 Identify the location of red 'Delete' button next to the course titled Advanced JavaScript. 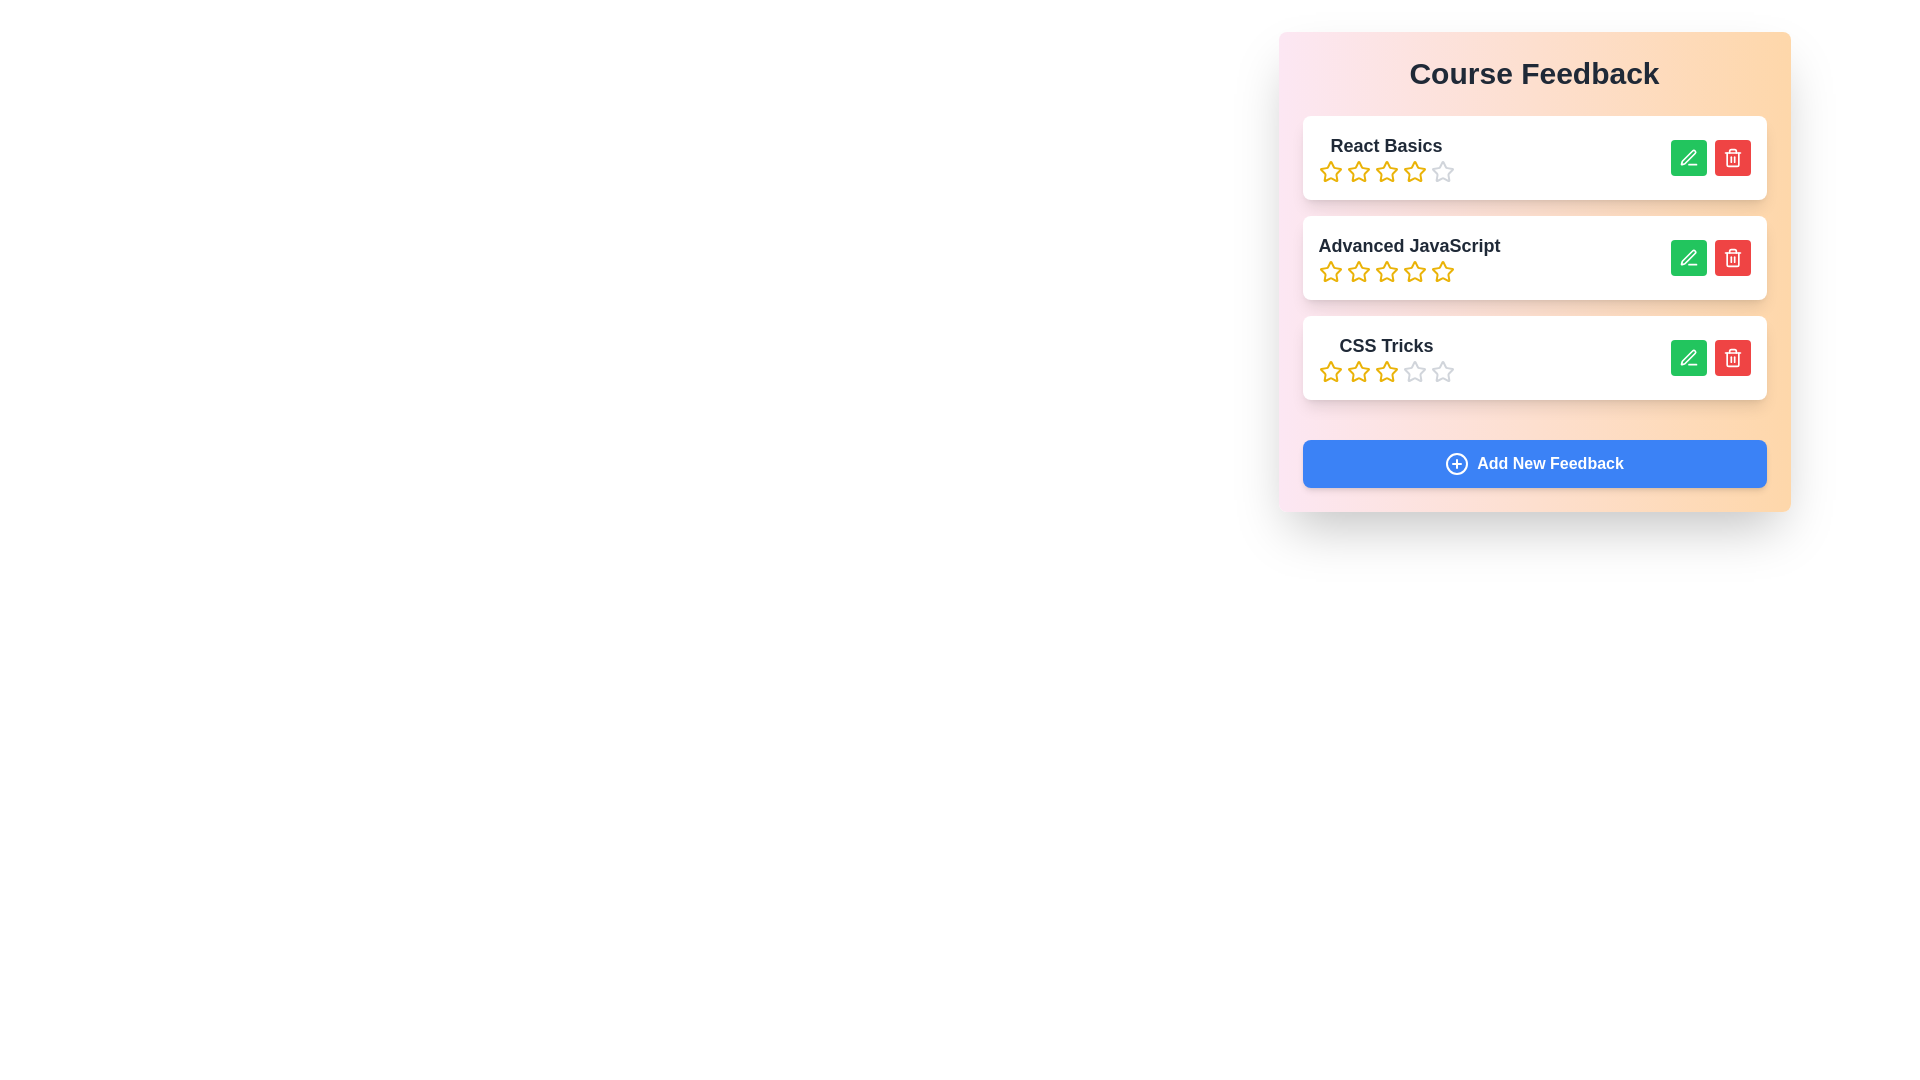
(1731, 257).